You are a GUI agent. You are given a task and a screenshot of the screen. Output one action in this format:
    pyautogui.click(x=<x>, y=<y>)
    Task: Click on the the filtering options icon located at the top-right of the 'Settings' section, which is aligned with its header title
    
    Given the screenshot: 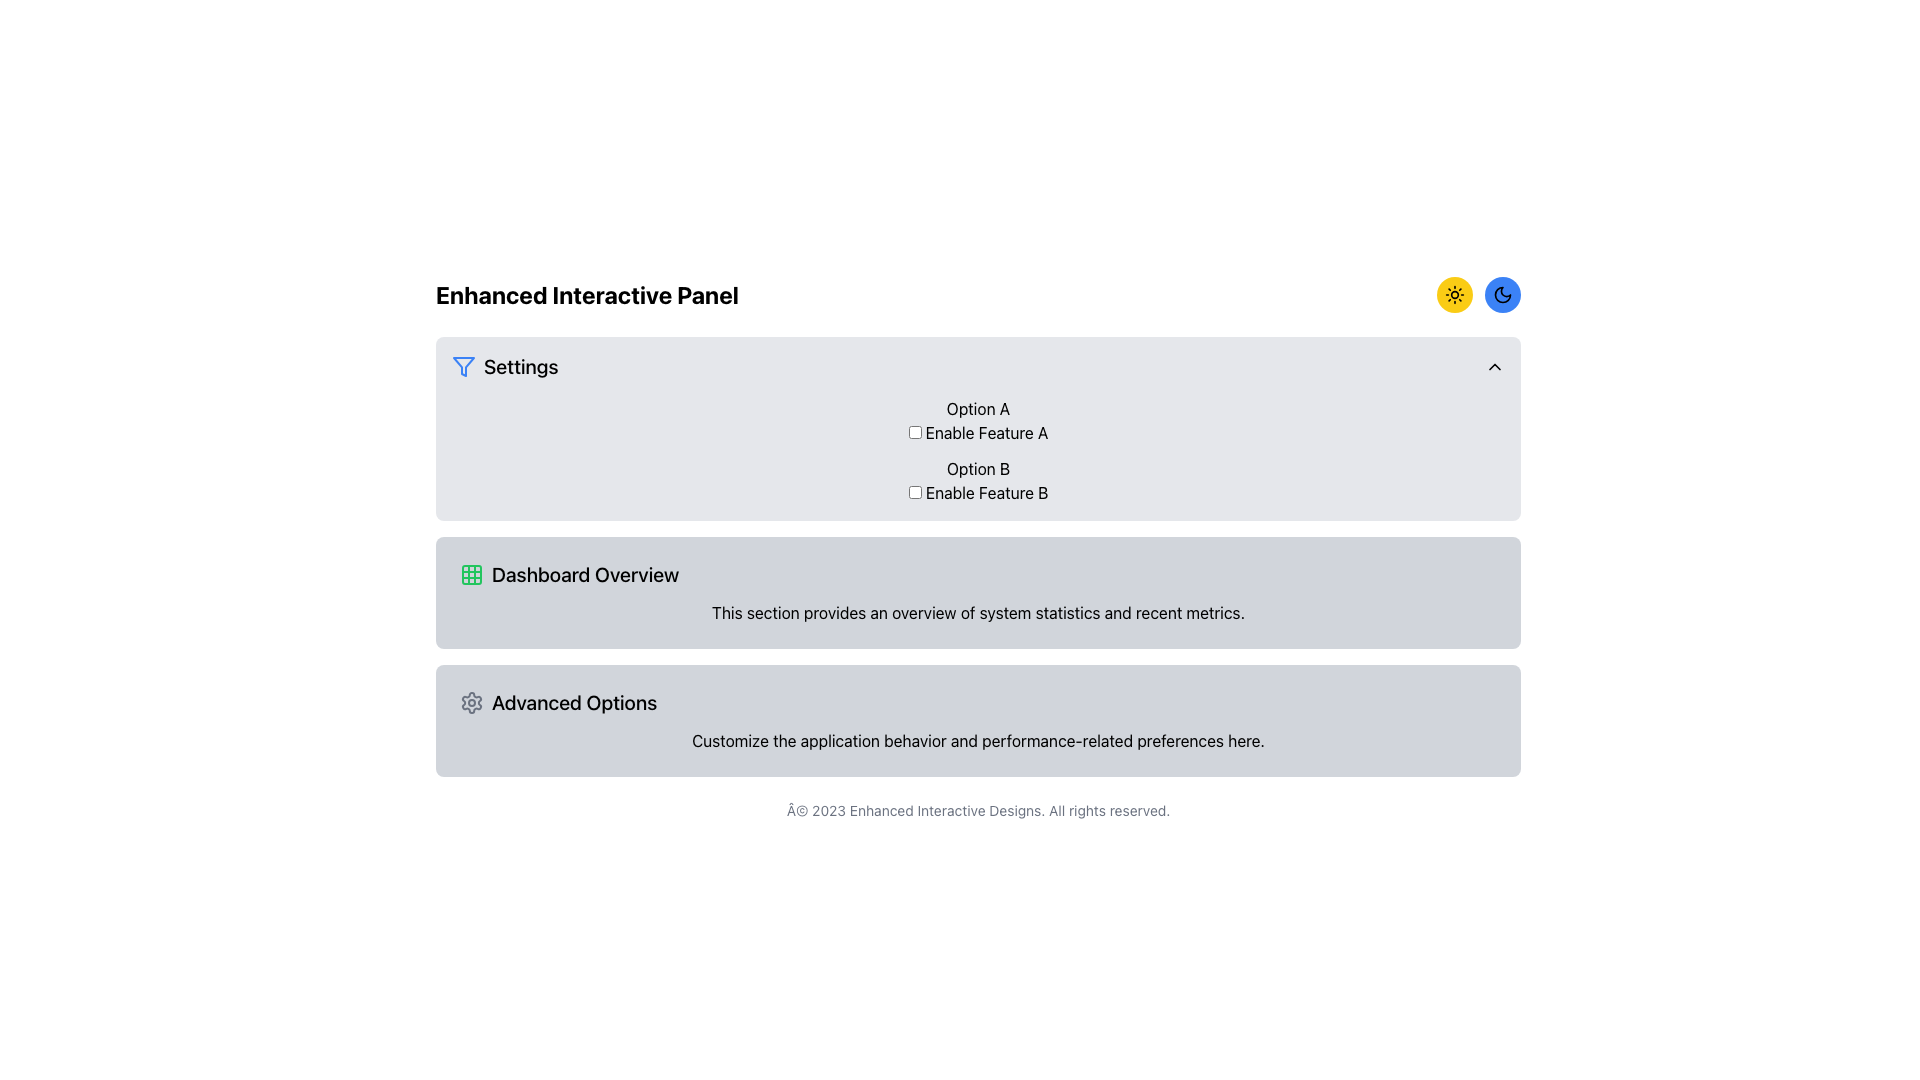 What is the action you would take?
    pyautogui.click(x=463, y=366)
    